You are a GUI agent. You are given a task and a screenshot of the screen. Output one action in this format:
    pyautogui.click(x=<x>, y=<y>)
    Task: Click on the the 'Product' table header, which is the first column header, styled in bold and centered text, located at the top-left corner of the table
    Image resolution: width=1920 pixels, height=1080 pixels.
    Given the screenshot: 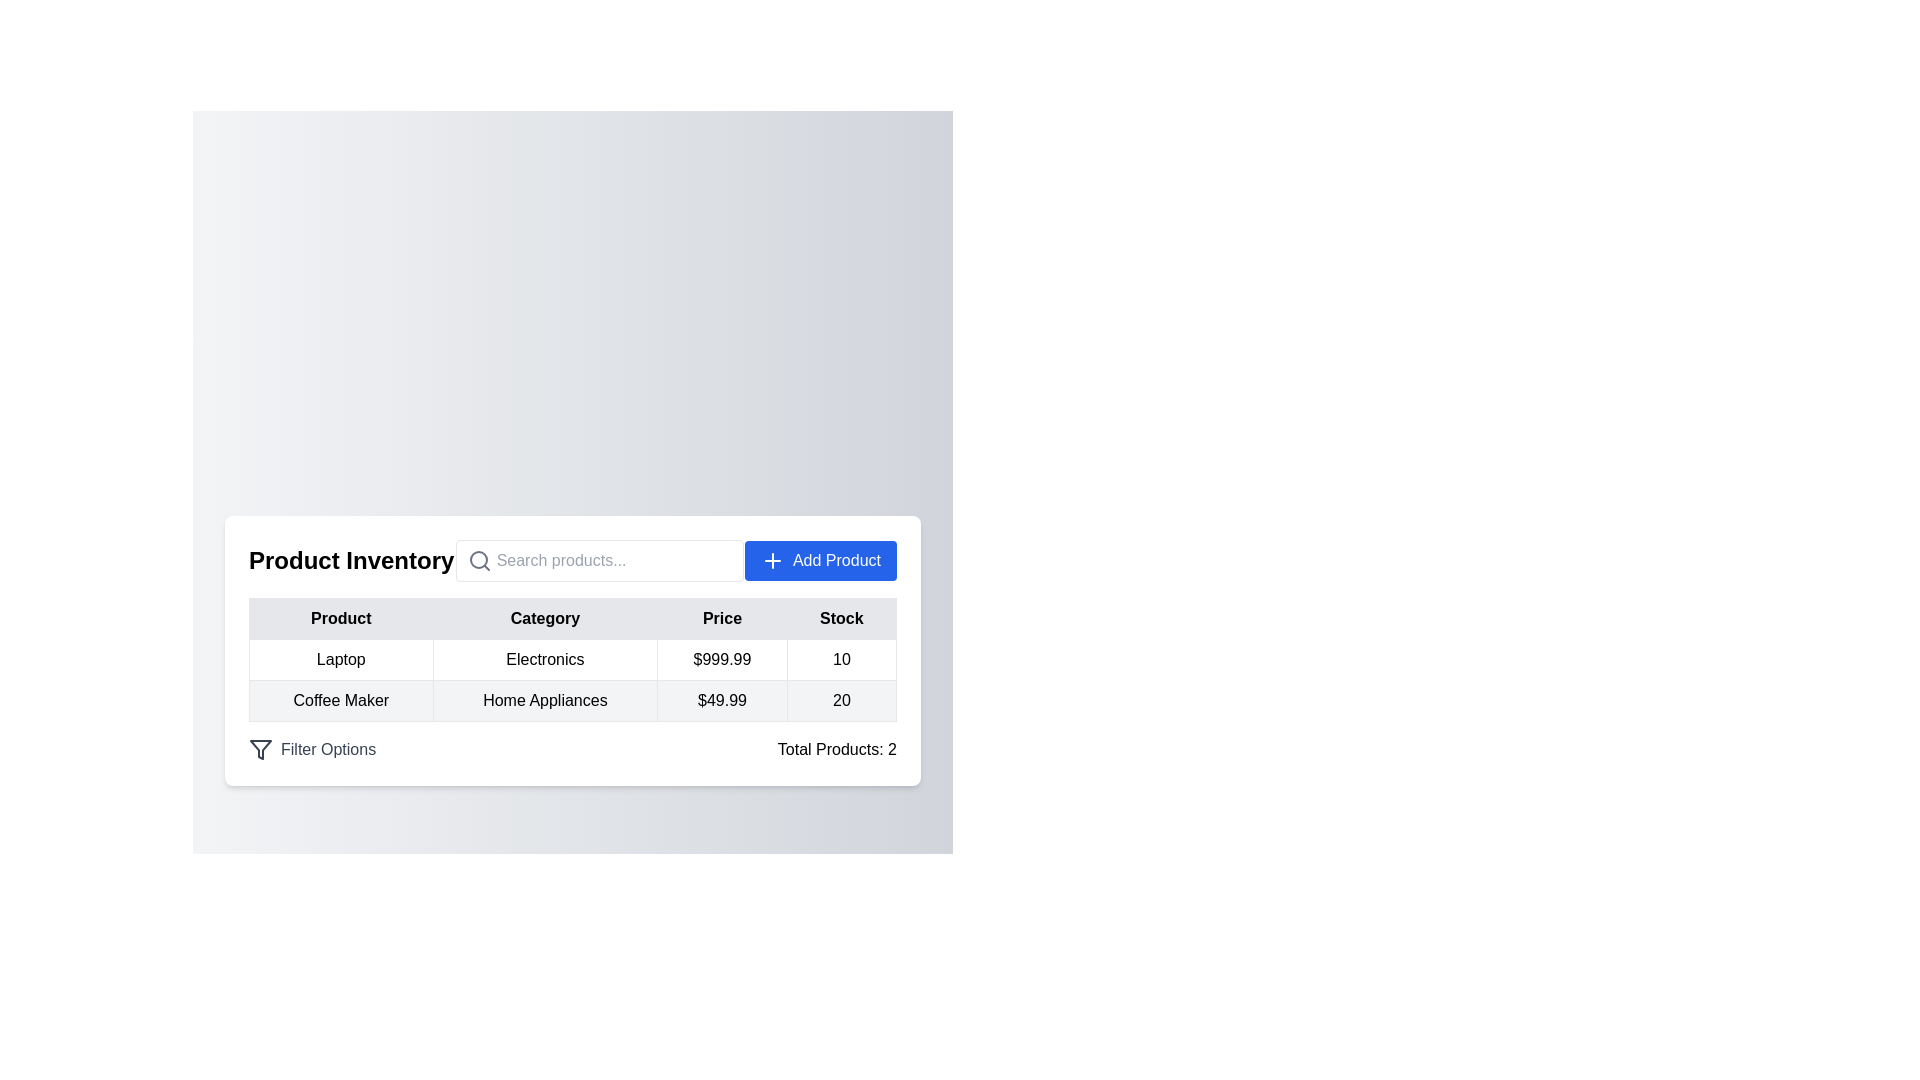 What is the action you would take?
    pyautogui.click(x=341, y=617)
    